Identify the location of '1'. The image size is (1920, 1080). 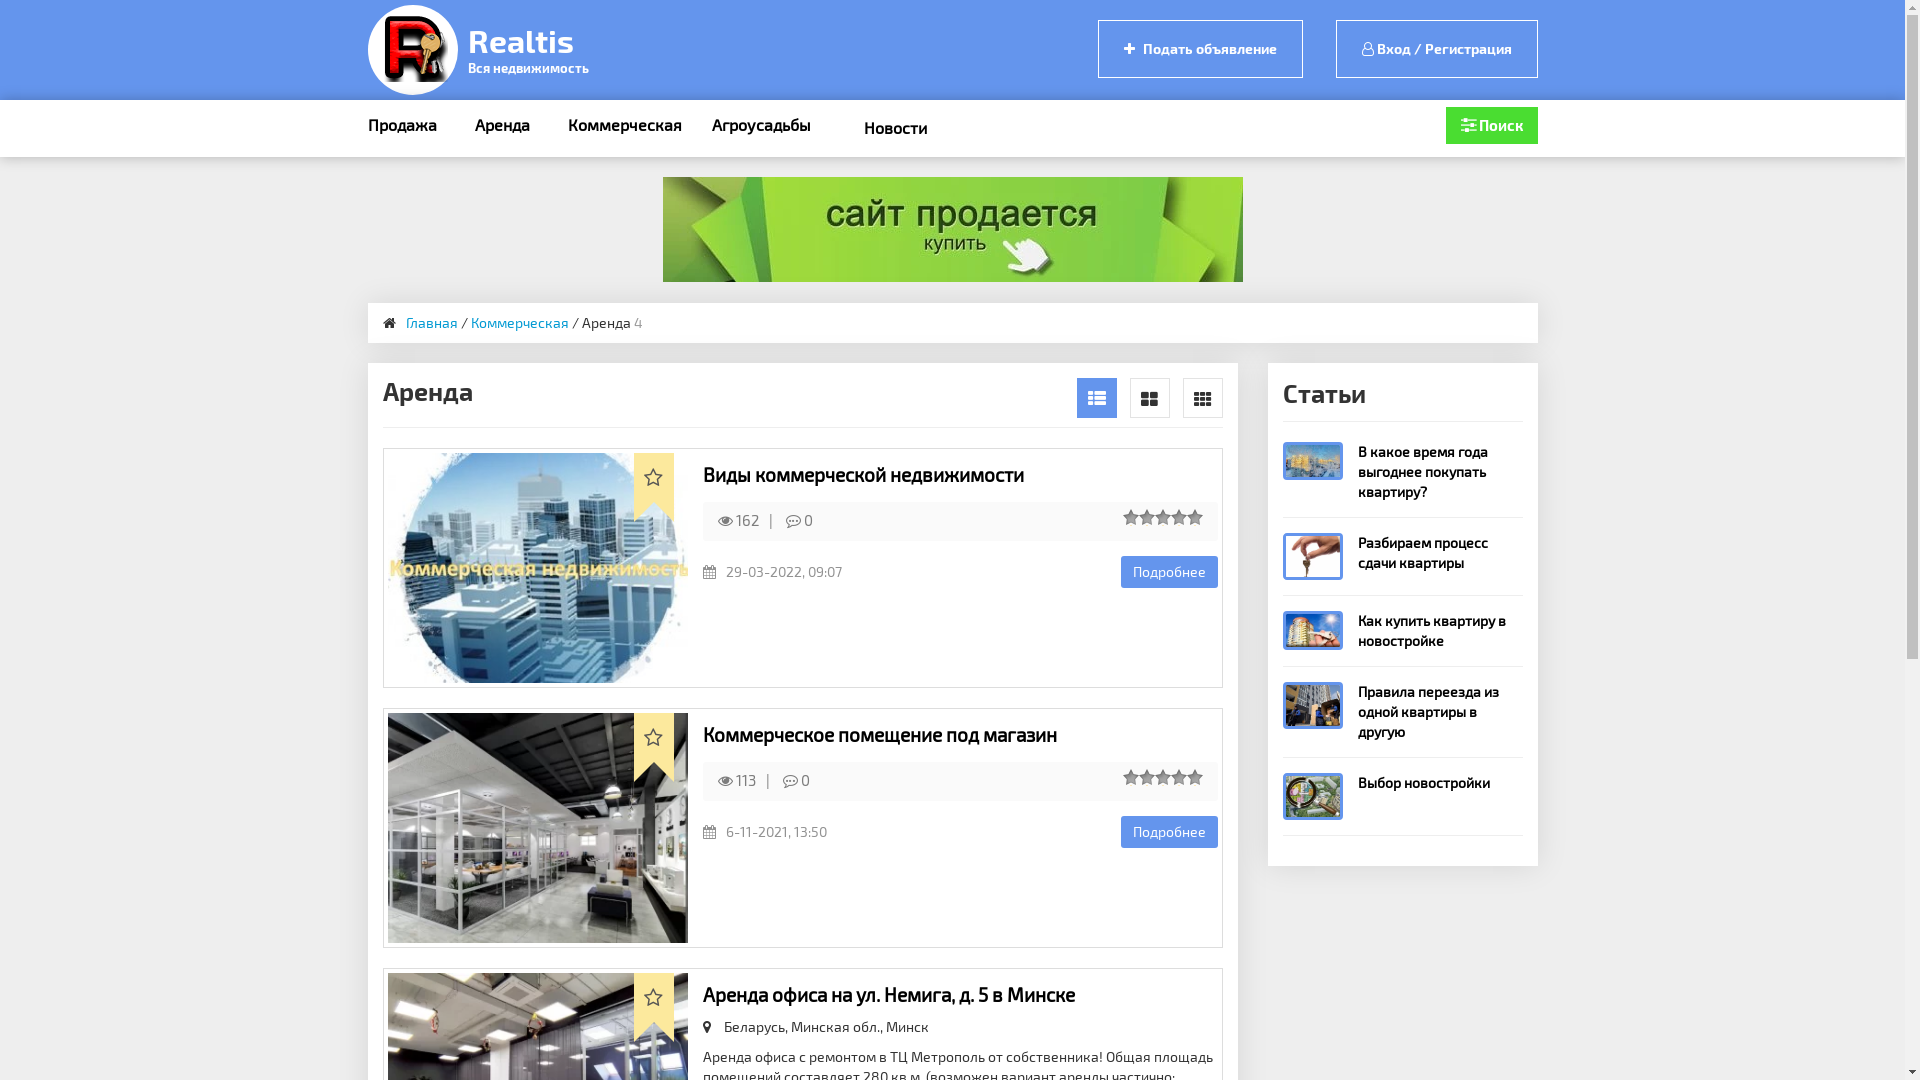
(1122, 516).